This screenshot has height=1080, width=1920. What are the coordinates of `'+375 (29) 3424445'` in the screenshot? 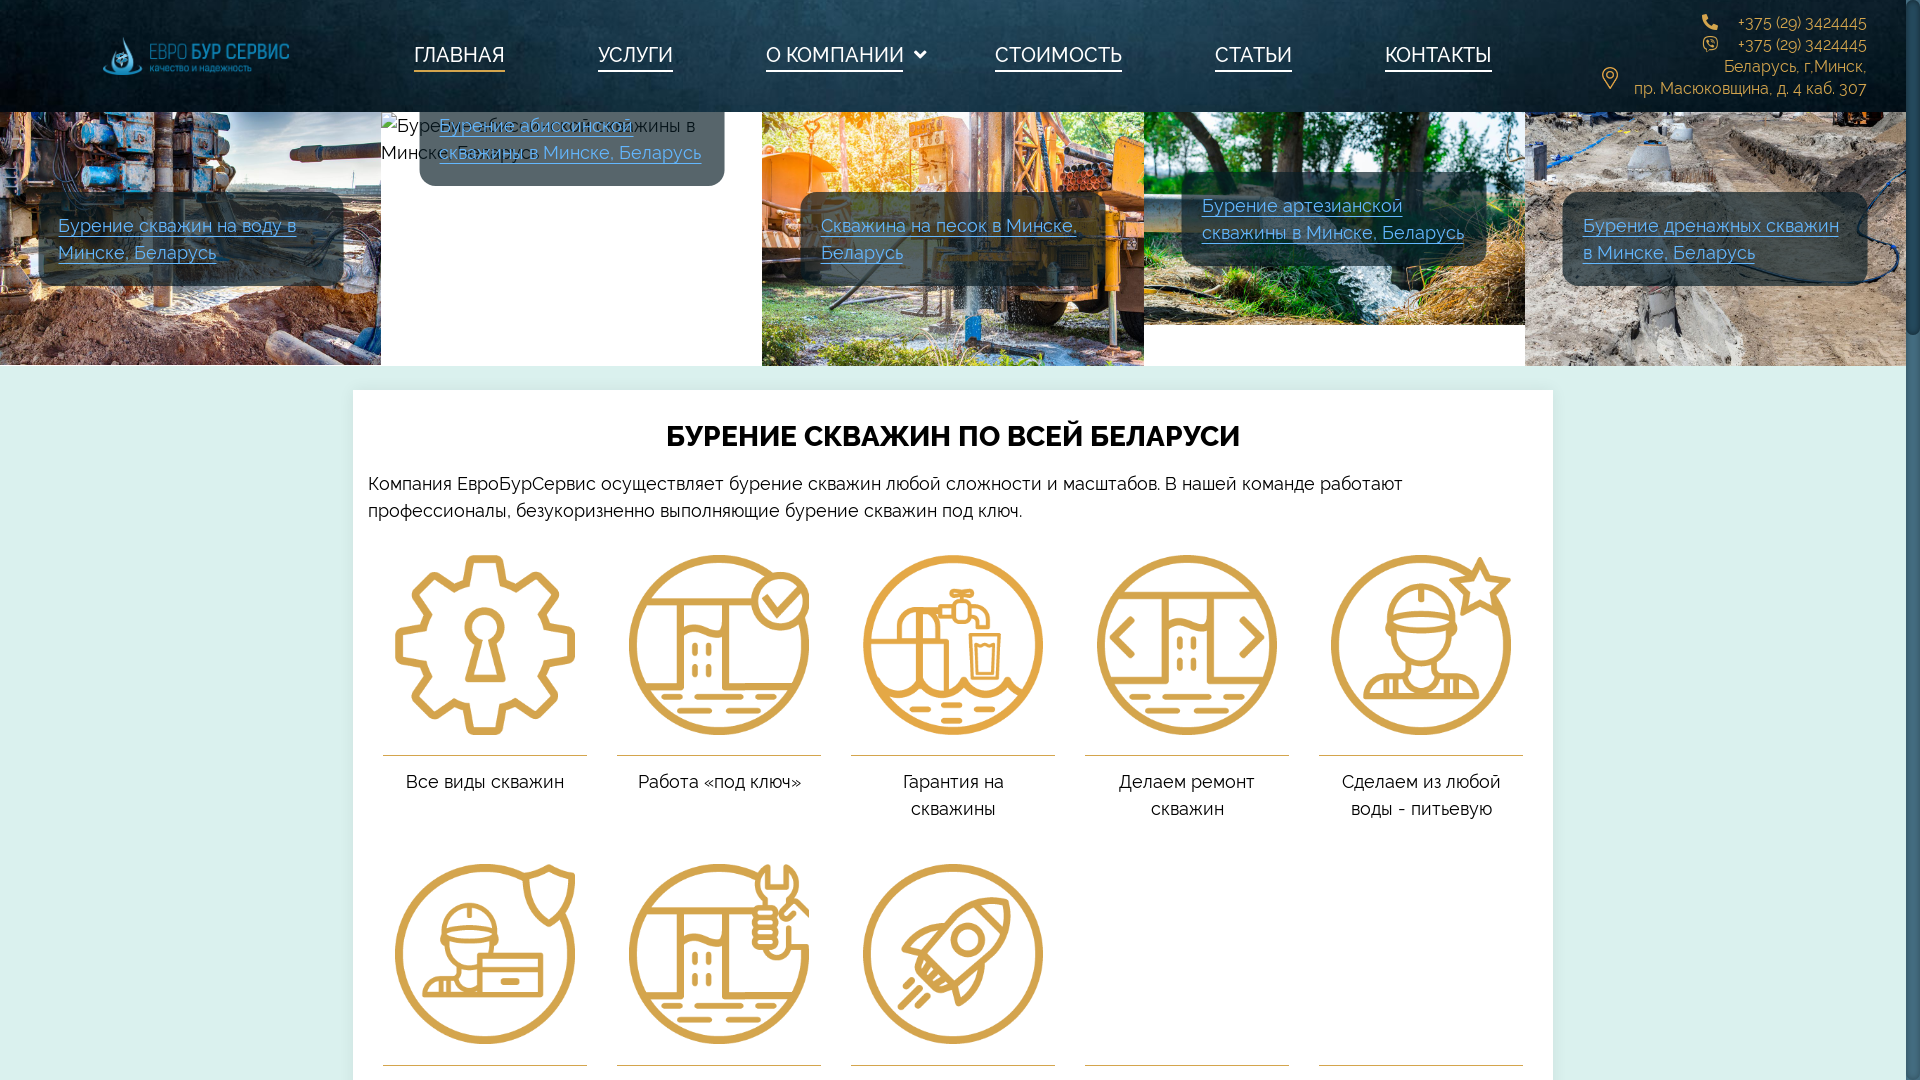 It's located at (1736, 44).